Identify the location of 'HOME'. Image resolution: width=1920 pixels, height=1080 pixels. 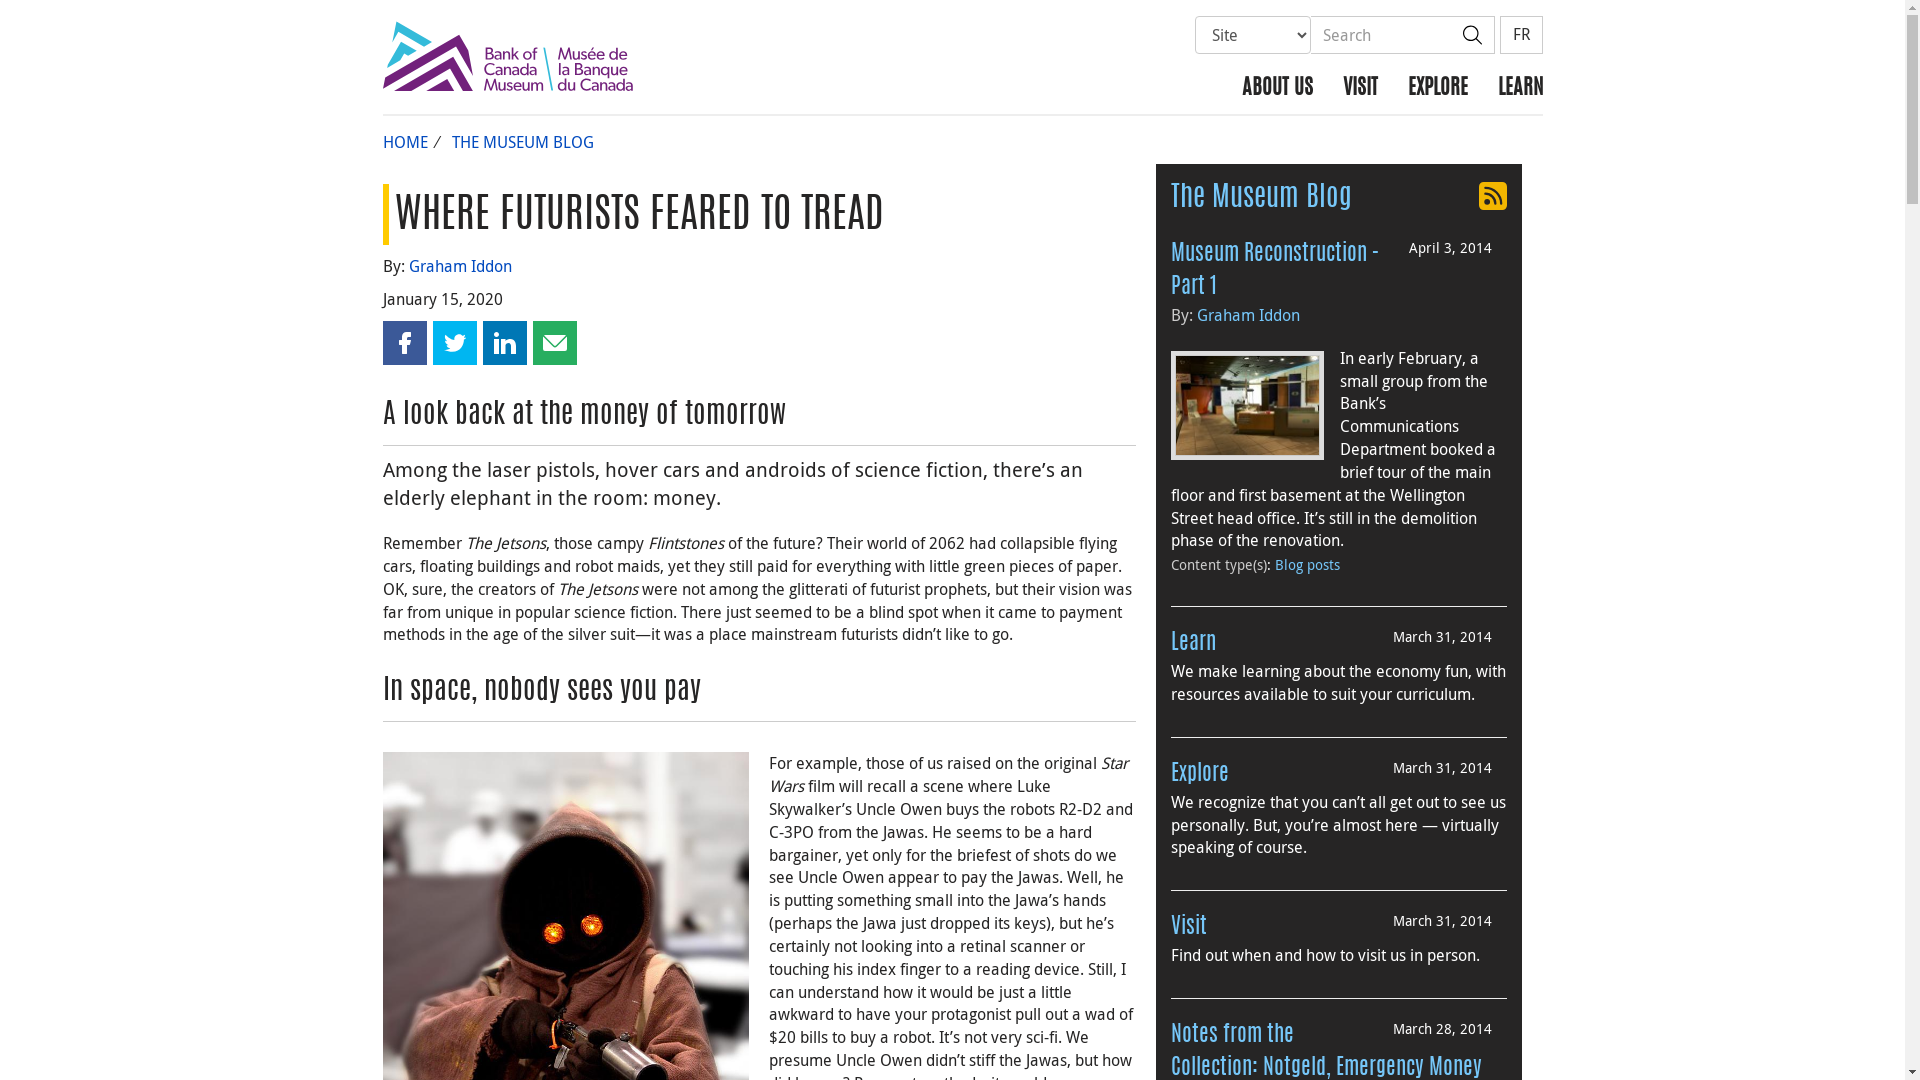
(403, 141).